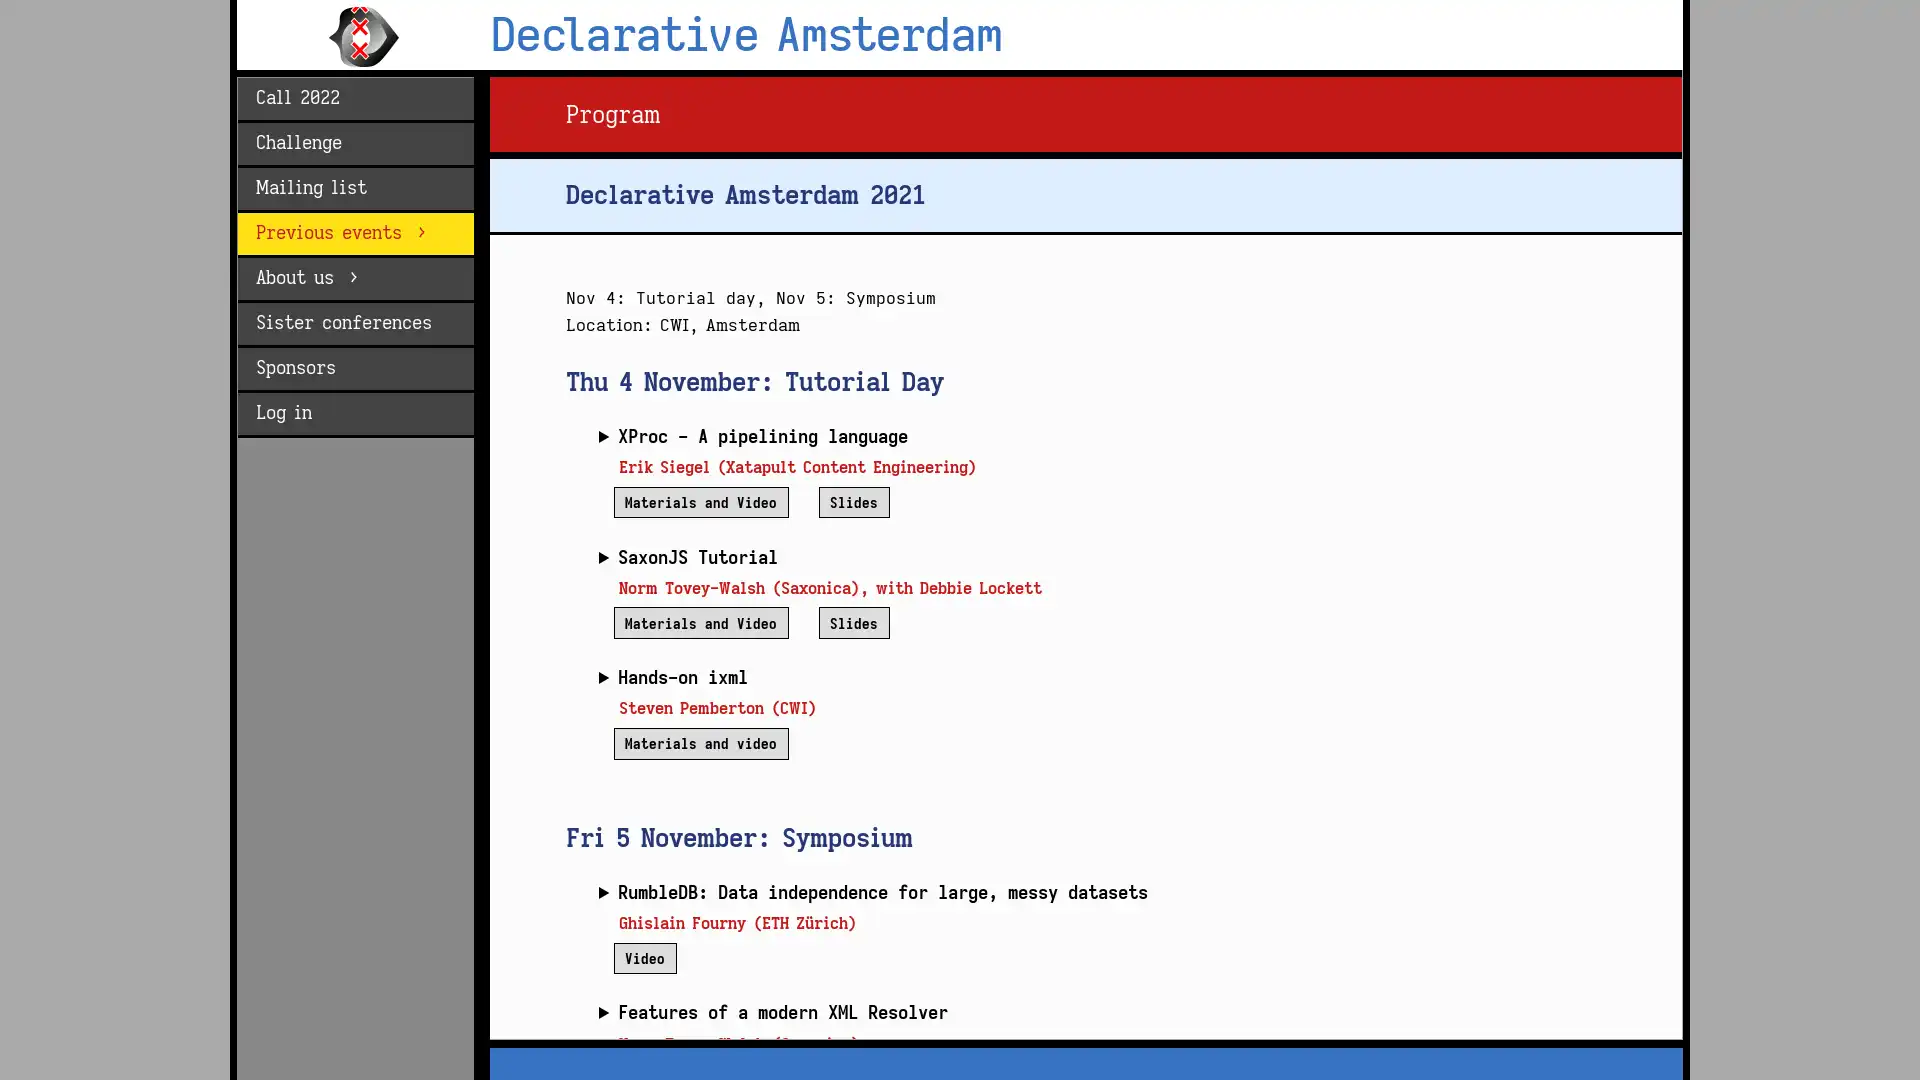  I want to click on Slides, so click(853, 621).